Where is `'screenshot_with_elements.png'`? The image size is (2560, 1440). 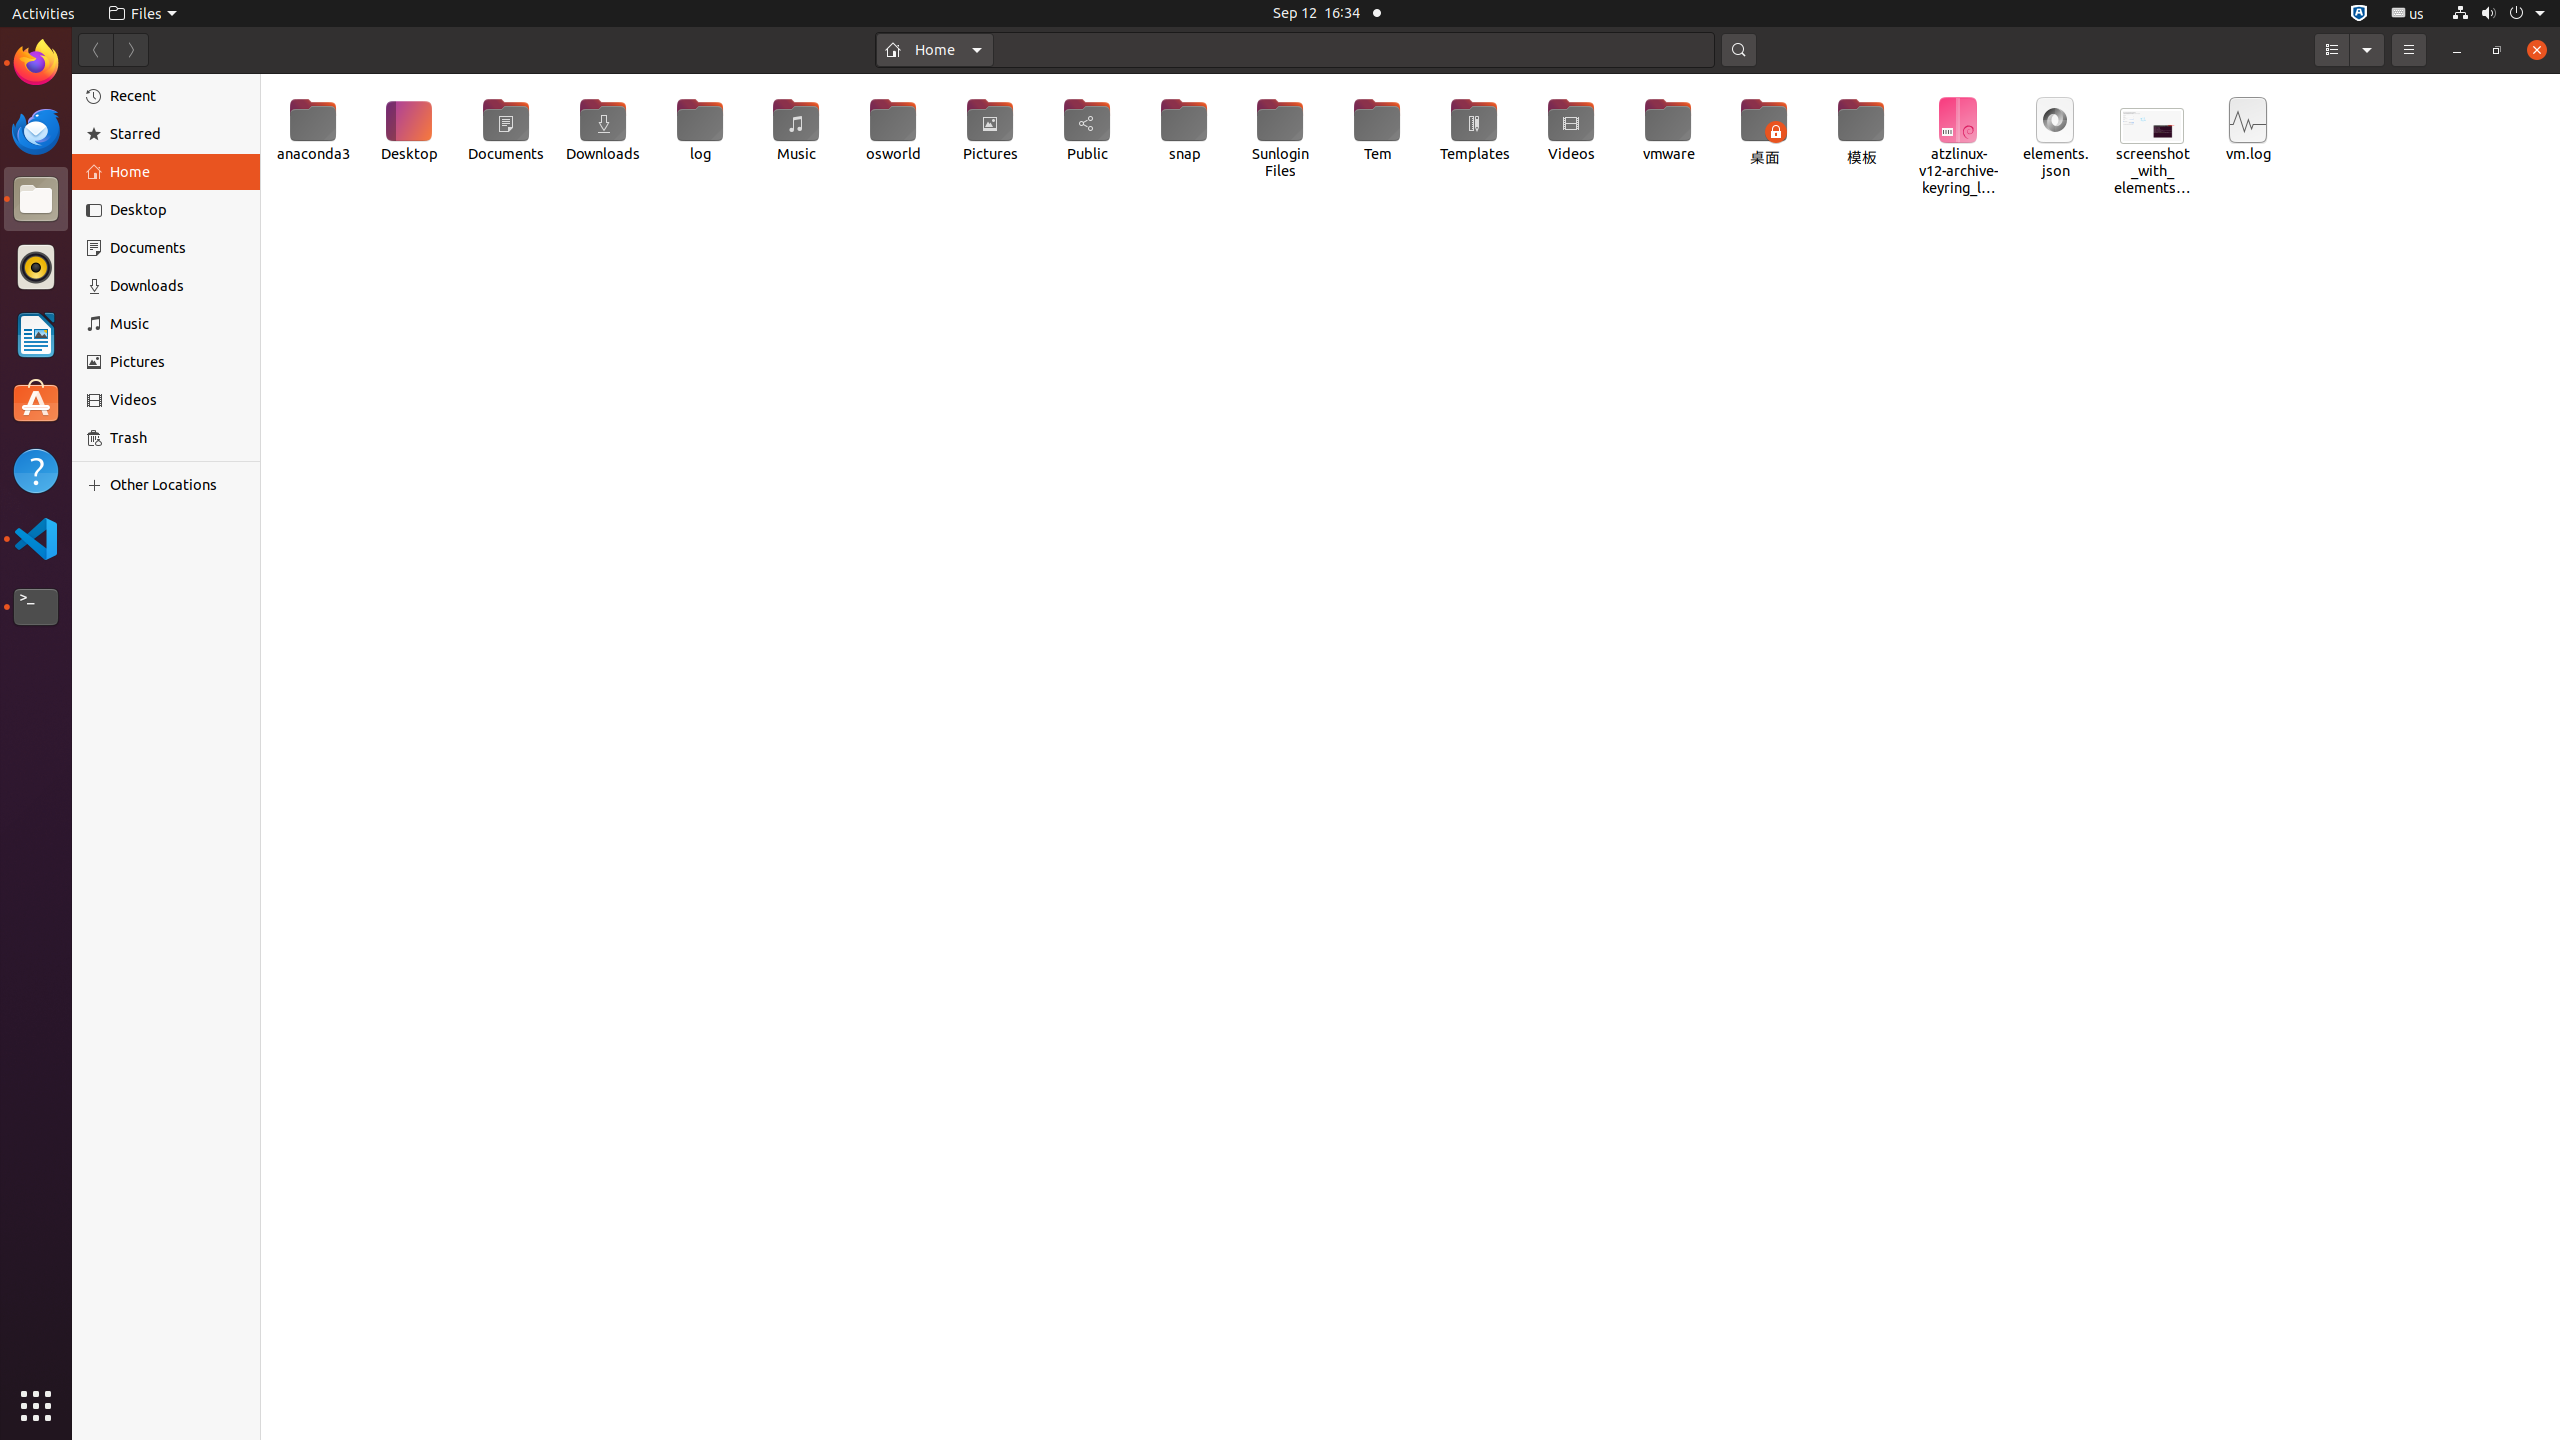 'screenshot_with_elements.png' is located at coordinates (2151, 138).